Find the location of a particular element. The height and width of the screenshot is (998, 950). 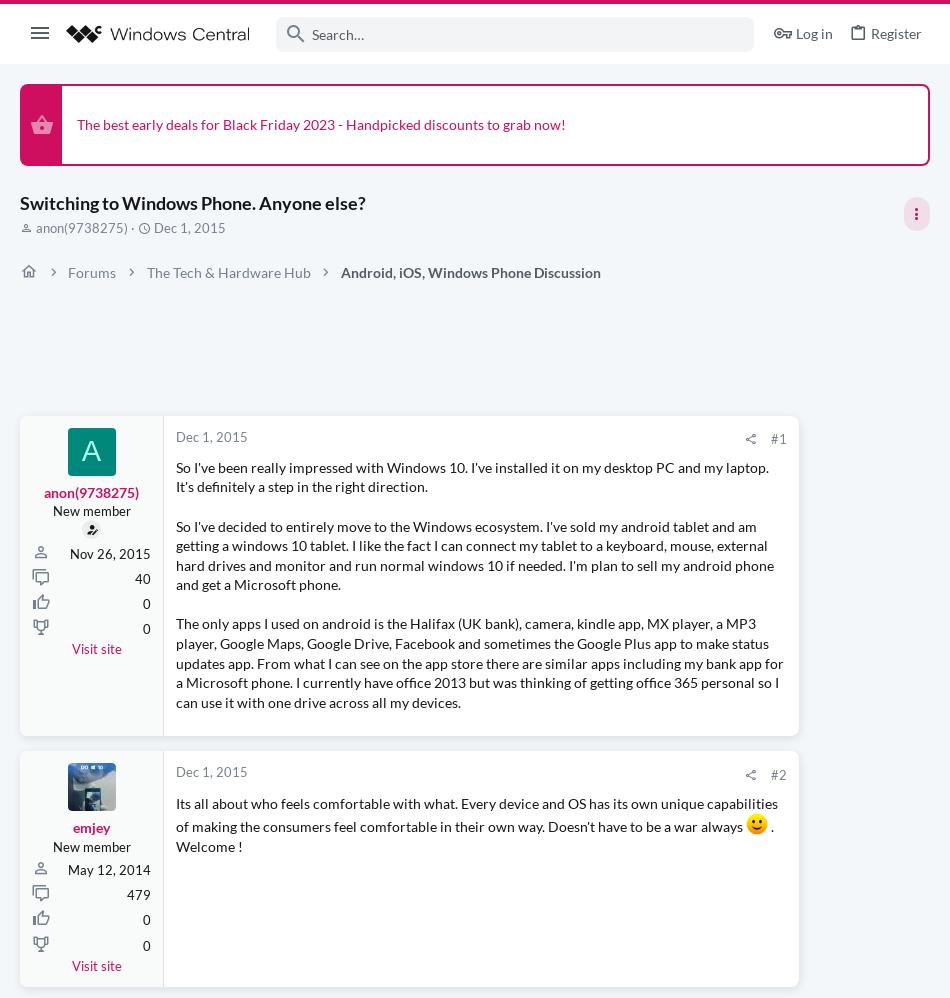

'30 minutes ago' is located at coordinates (861, 602).